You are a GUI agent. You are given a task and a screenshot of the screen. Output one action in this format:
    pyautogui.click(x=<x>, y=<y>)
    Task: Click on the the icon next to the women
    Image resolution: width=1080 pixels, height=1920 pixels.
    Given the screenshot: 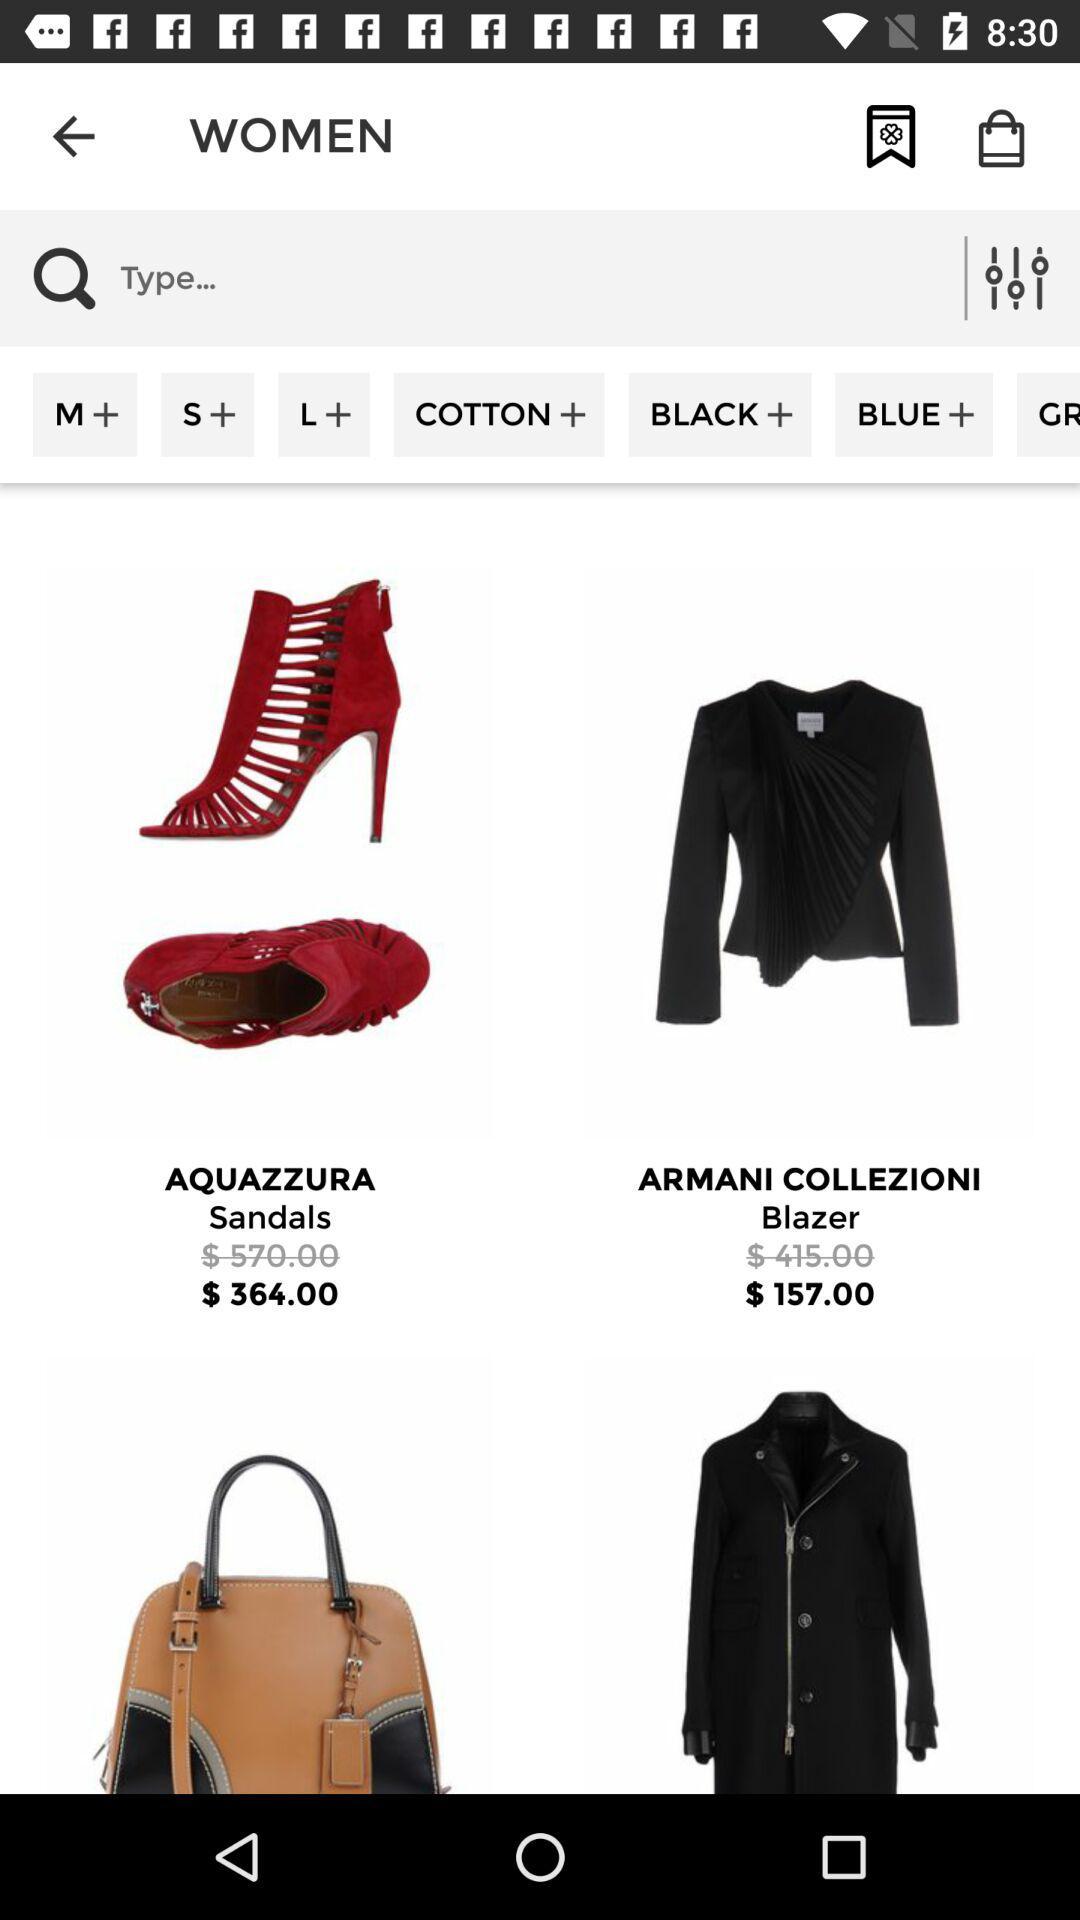 What is the action you would take?
    pyautogui.click(x=72, y=135)
    